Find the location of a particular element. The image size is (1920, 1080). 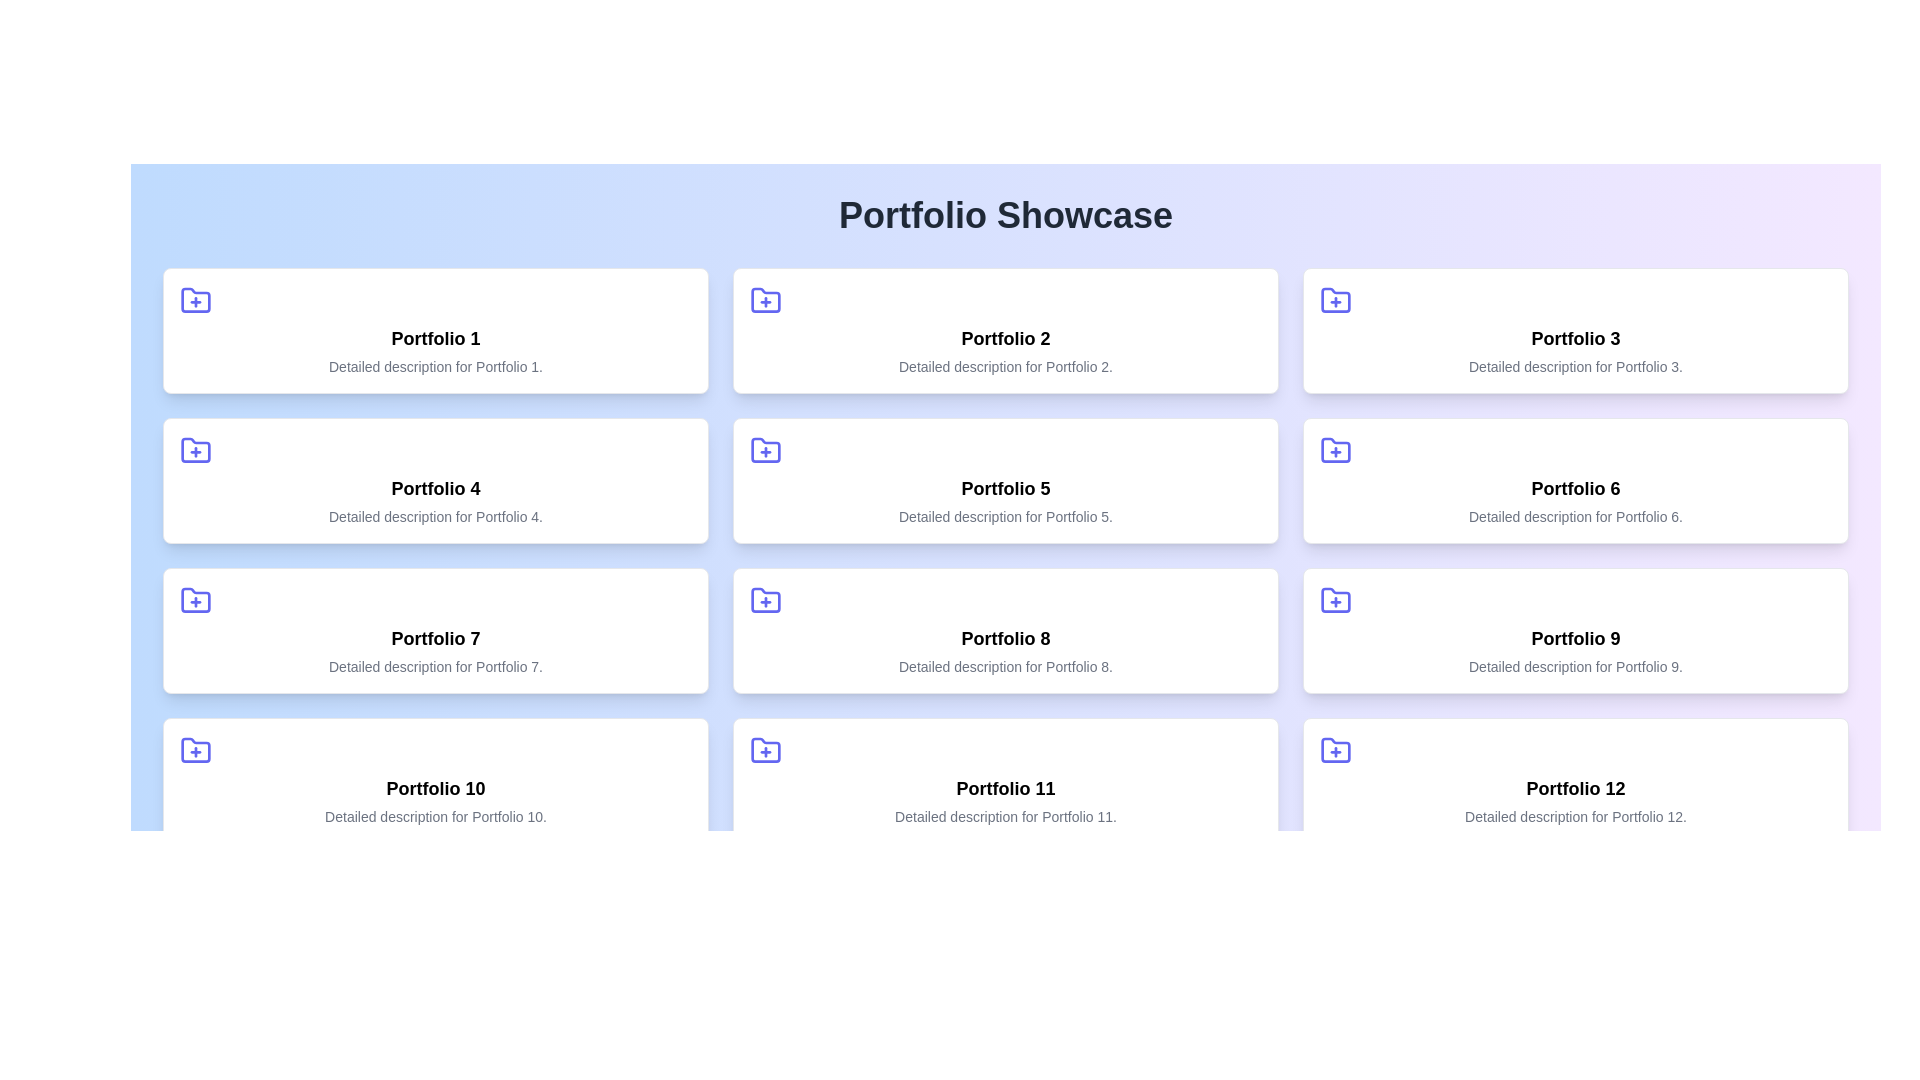

text segment styled with a small font and gray color that says 'Detailed description for Portfolio 11.' located within the bottom part of the card about 'Portfolio 11' is located at coordinates (1006, 817).